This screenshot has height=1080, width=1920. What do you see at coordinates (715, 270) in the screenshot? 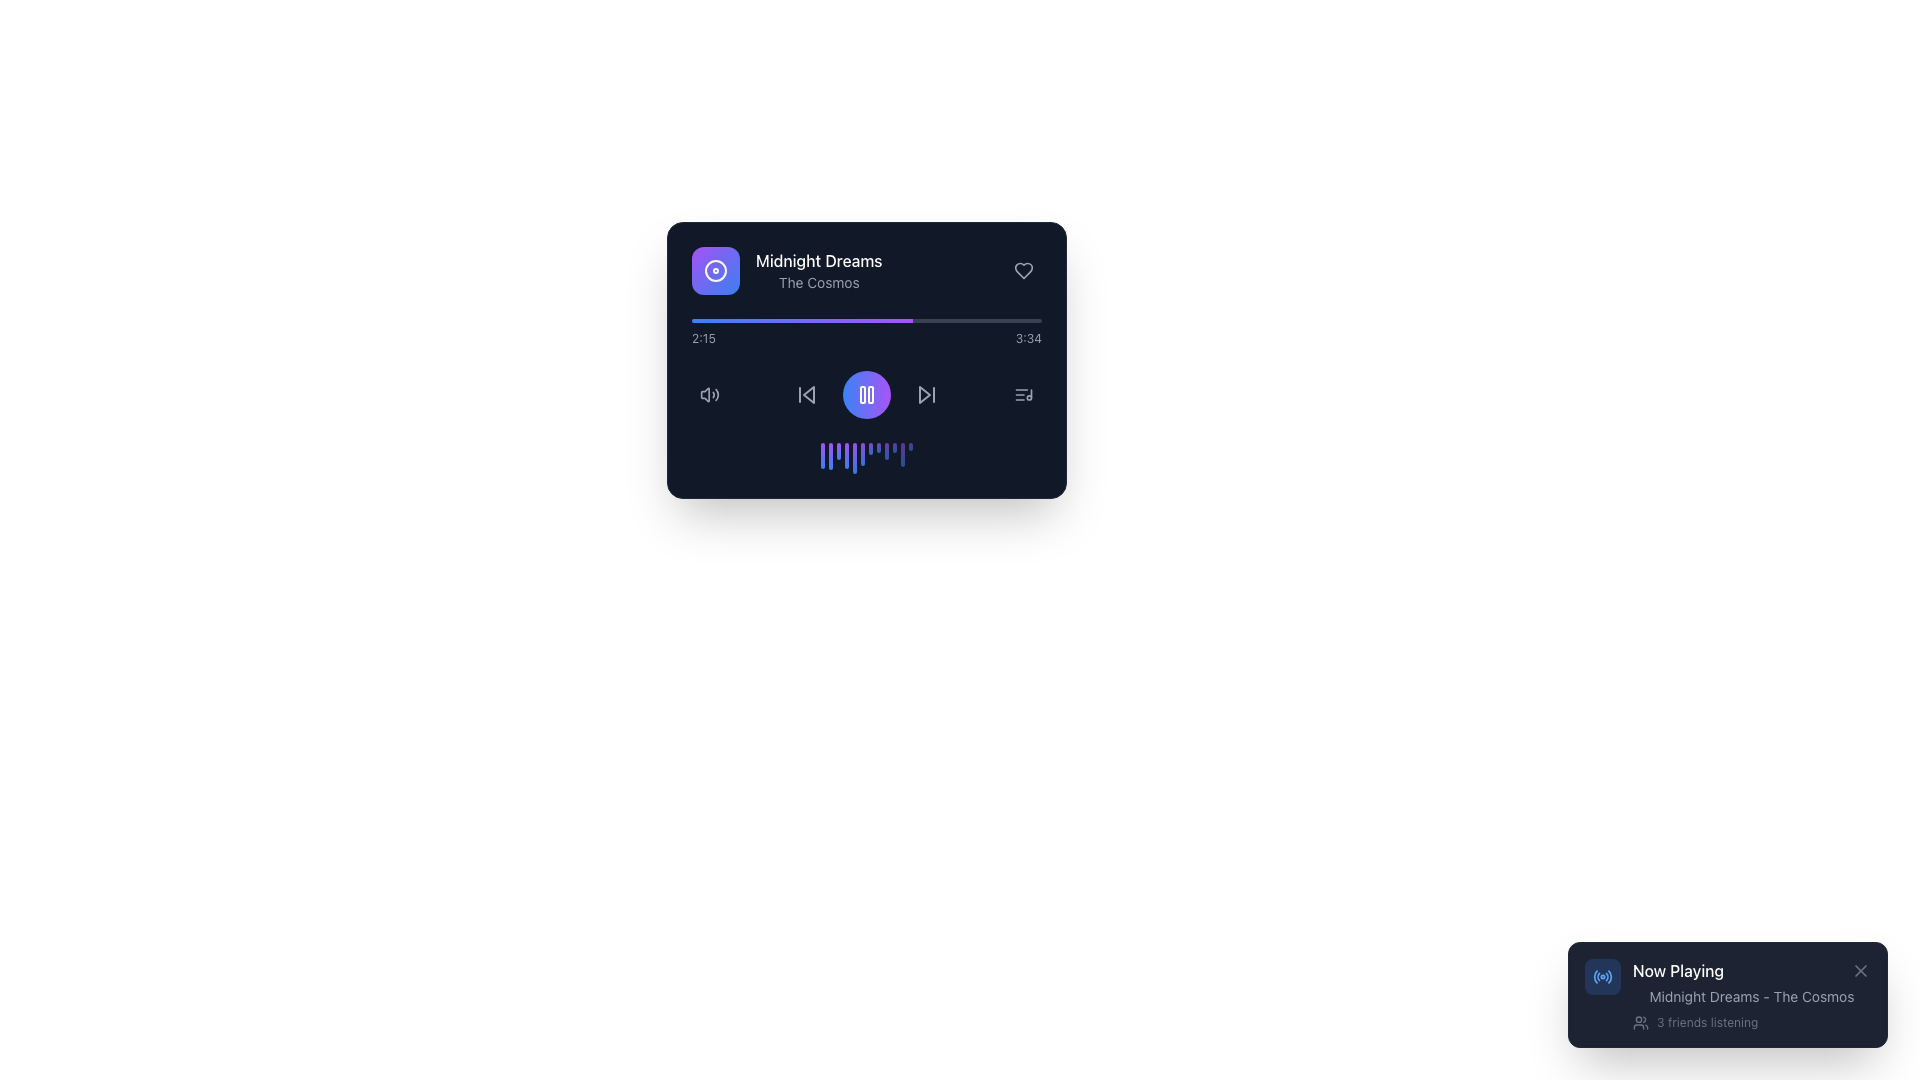
I see `the Loading spinner icon, which is centered inside a square card with a gradient purple-to-blue background located in the upper left section of the audio player component` at bounding box center [715, 270].